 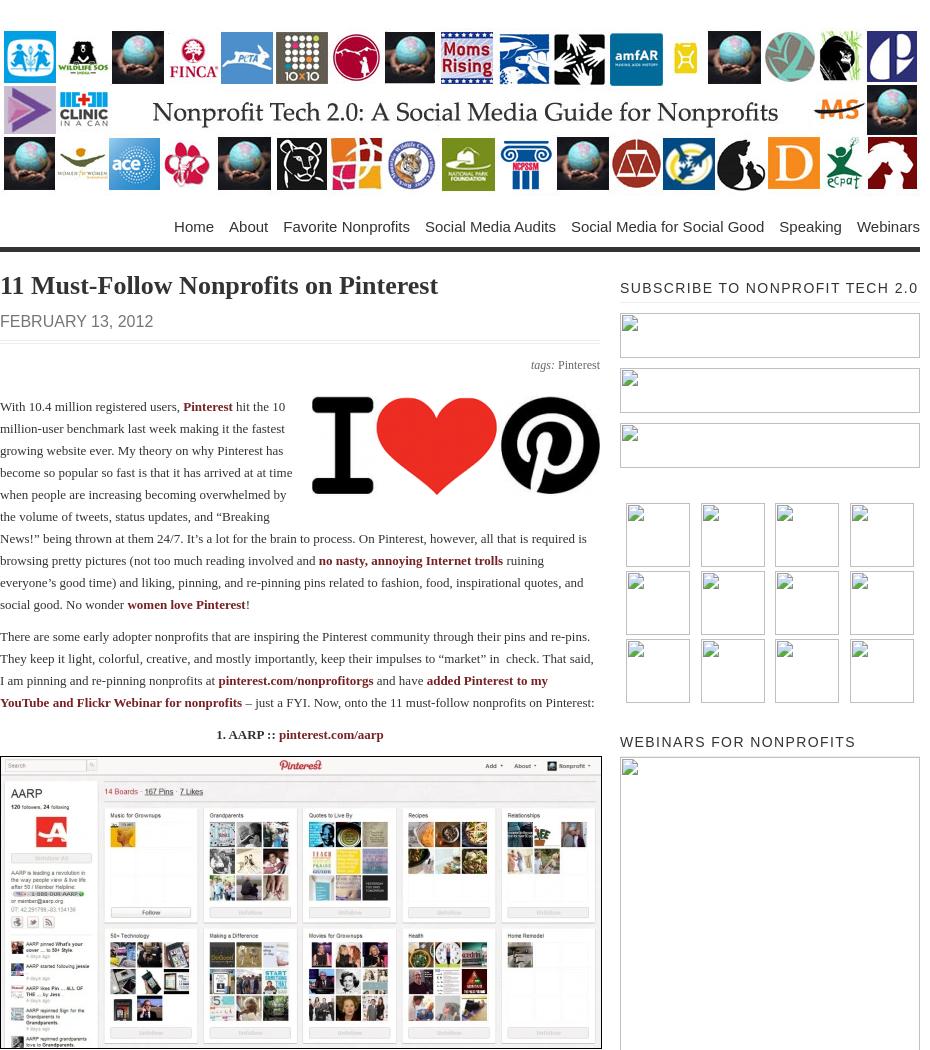 I want to click on 'February 13, 2012', so click(x=75, y=320).